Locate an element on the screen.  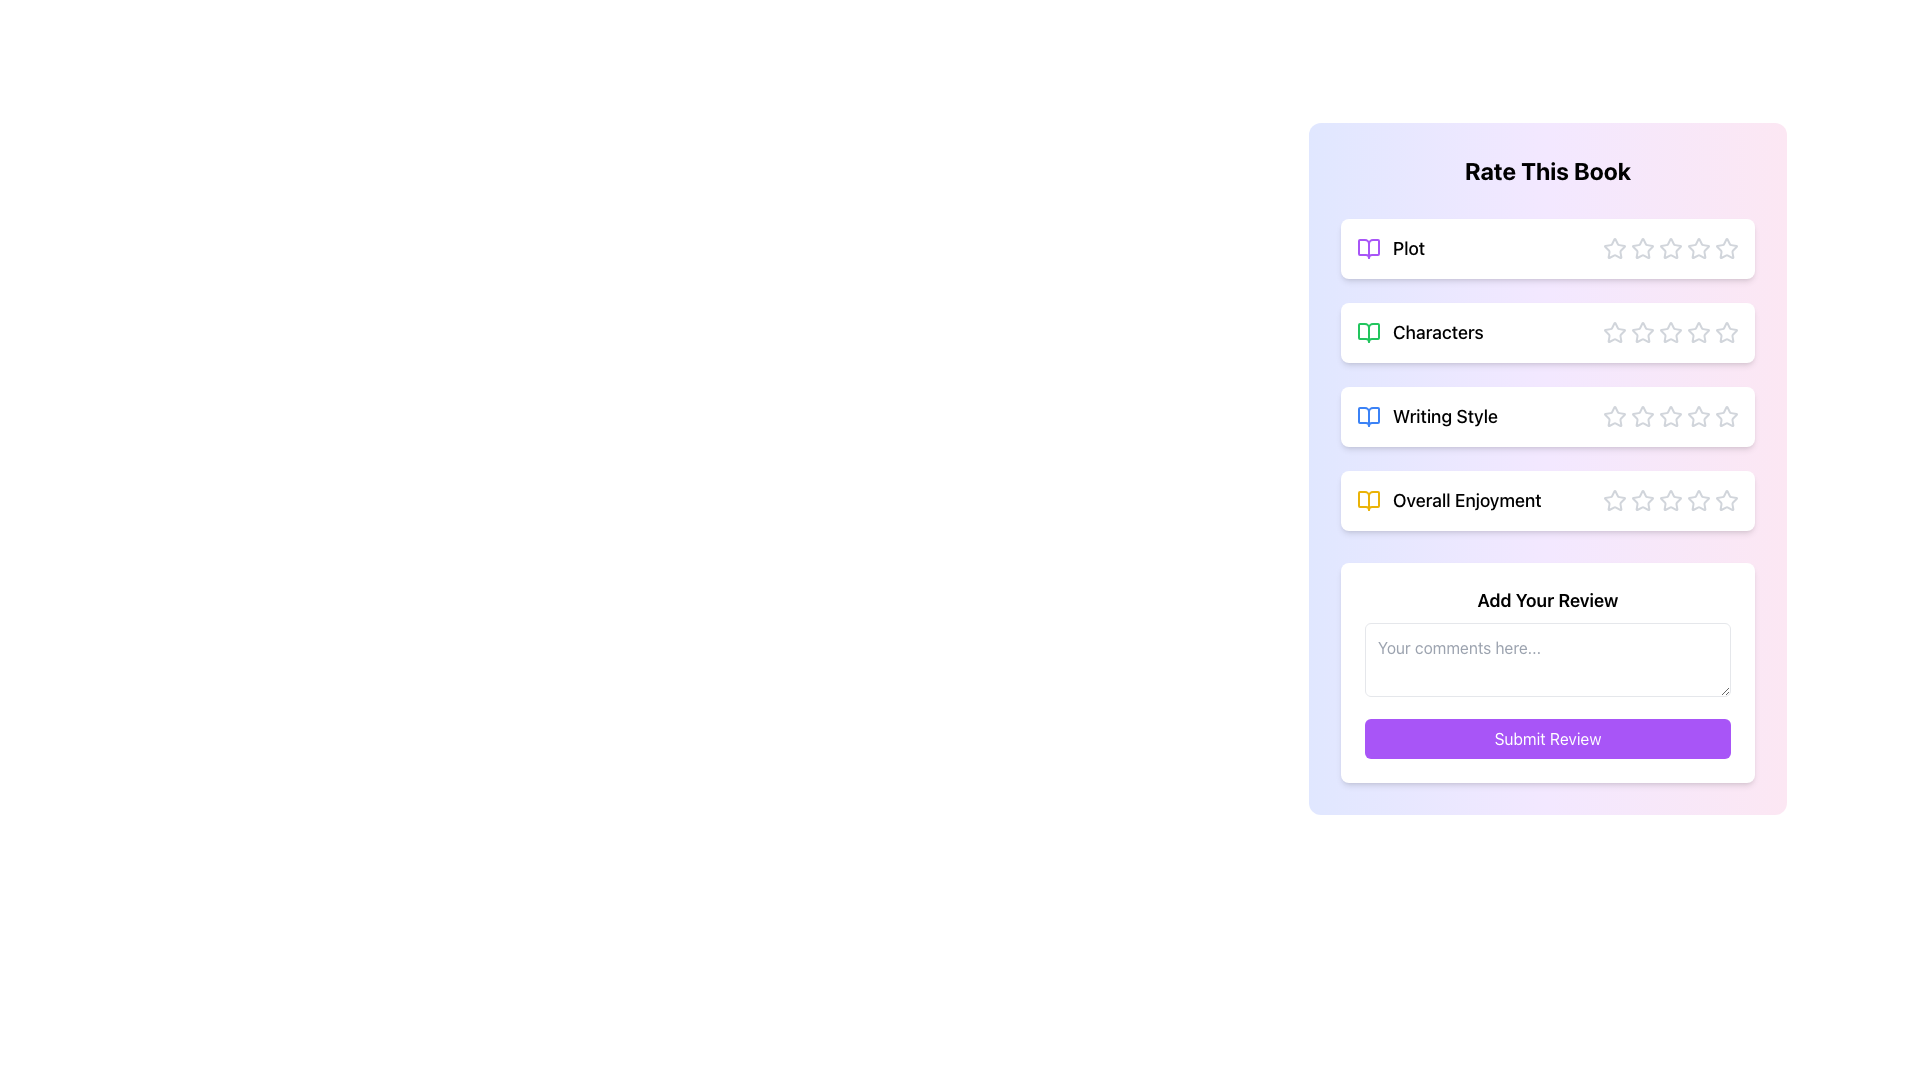
the fourth star in the 'Overall Enjoyment' rating component is located at coordinates (1670, 499).